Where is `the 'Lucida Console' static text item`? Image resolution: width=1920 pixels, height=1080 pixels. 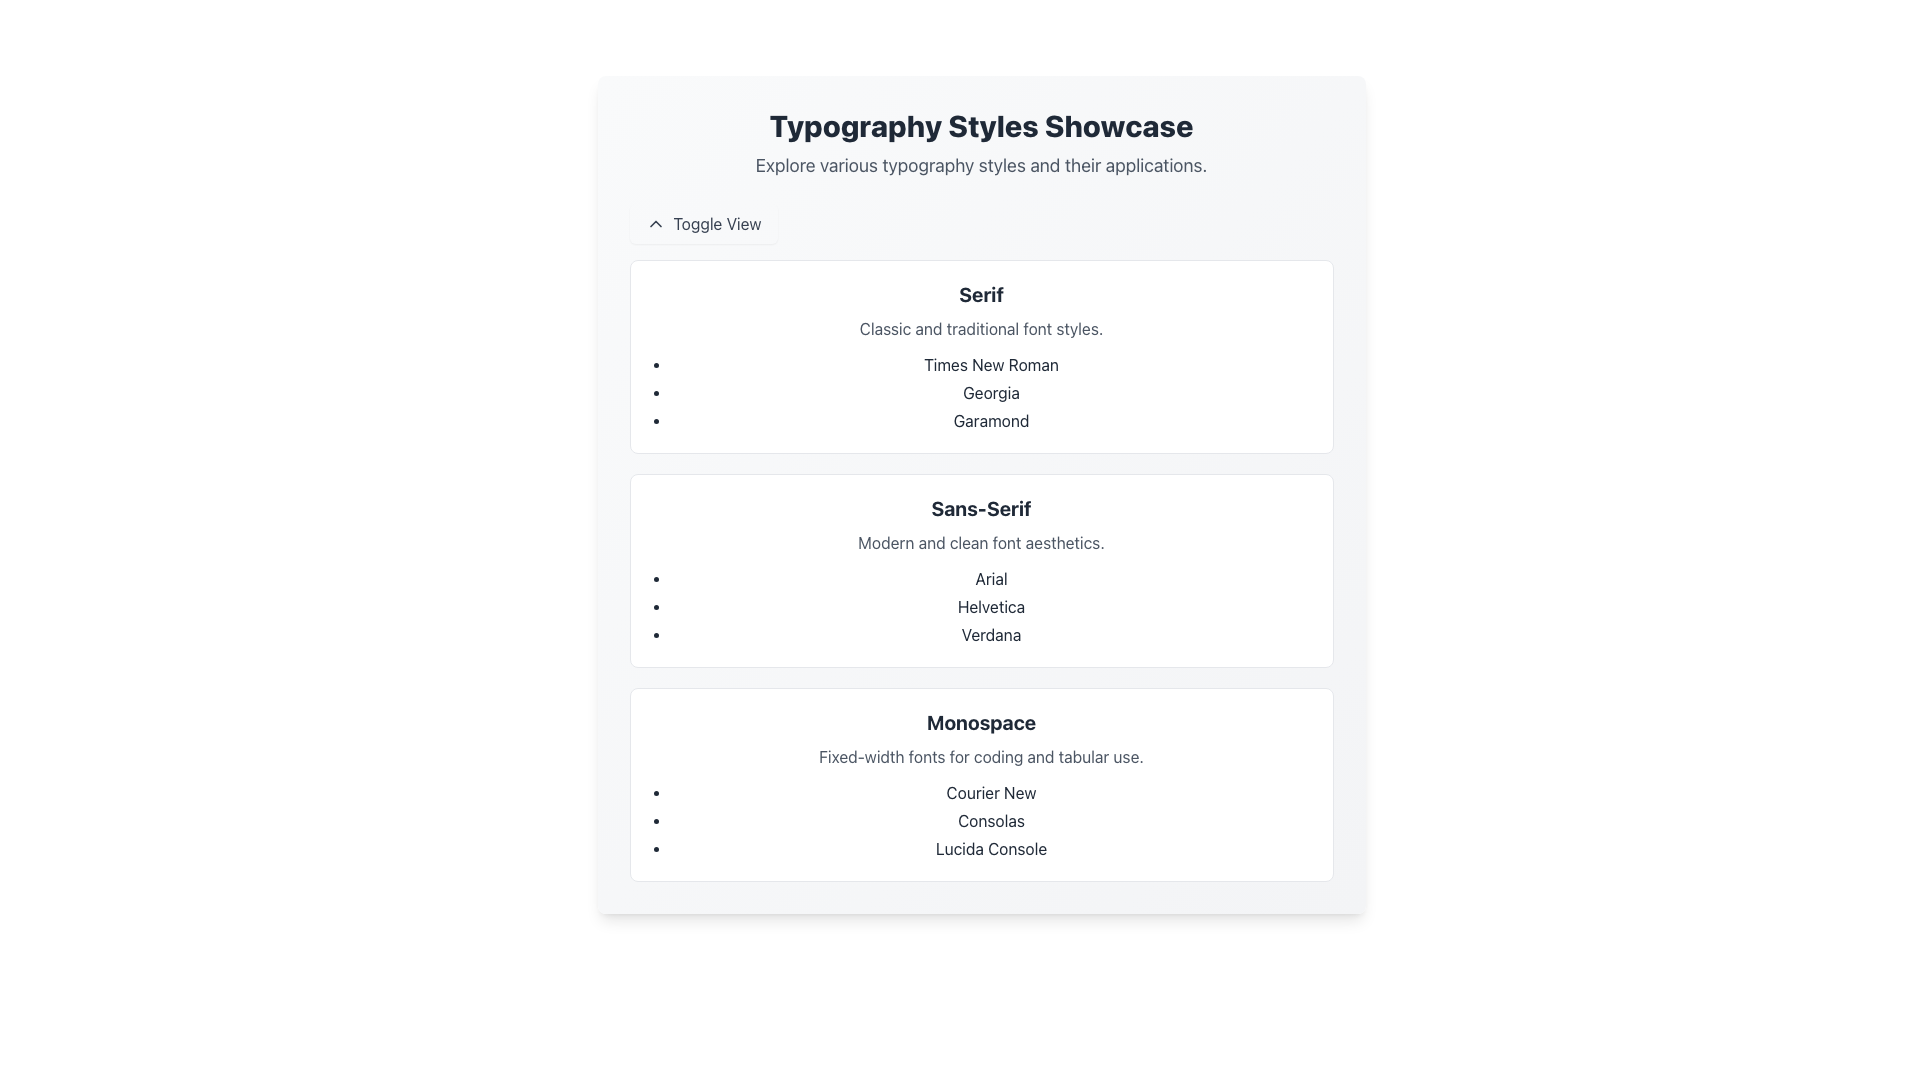
the 'Lucida Console' static text item is located at coordinates (991, 848).